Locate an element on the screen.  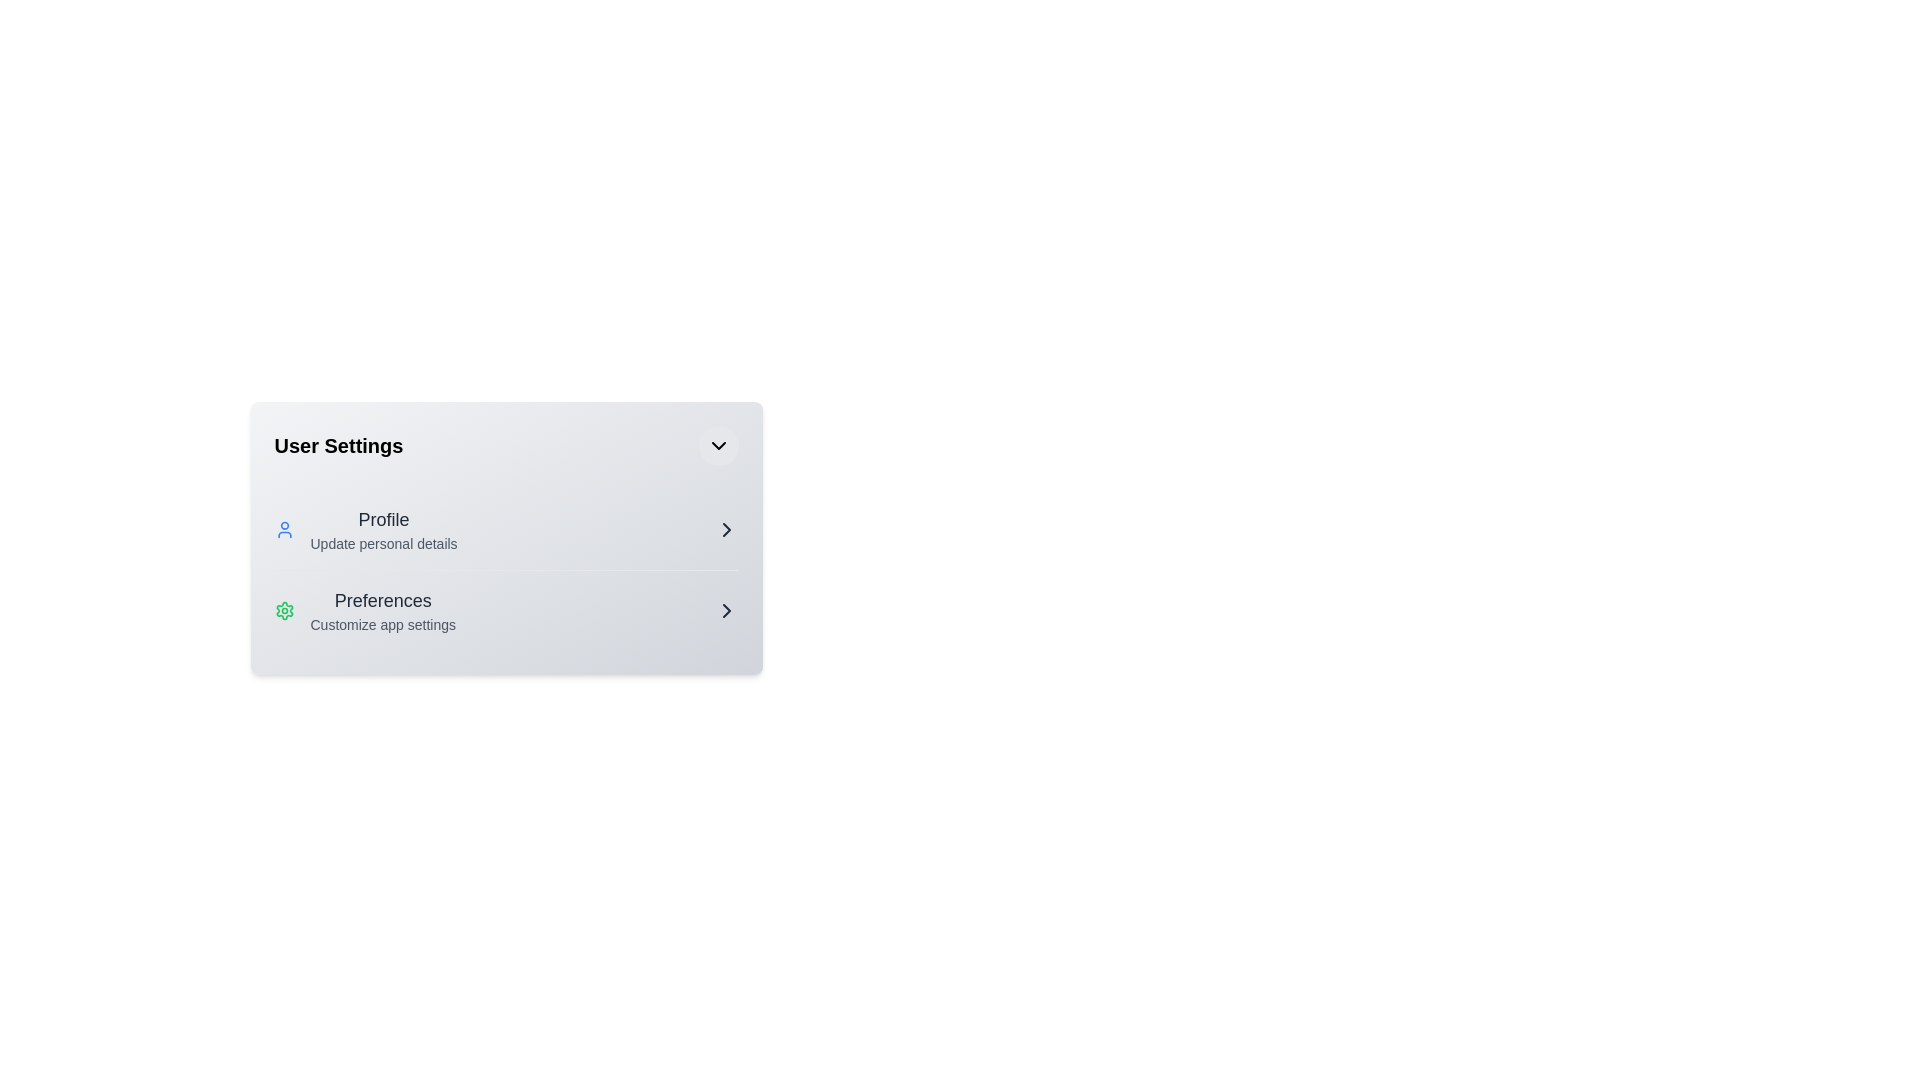
description of the 'Preferences' settings option, which includes the text 'Preferences' in bold and 'Customize app settings' in smaller gray font, located in the User Settings list is located at coordinates (383, 609).